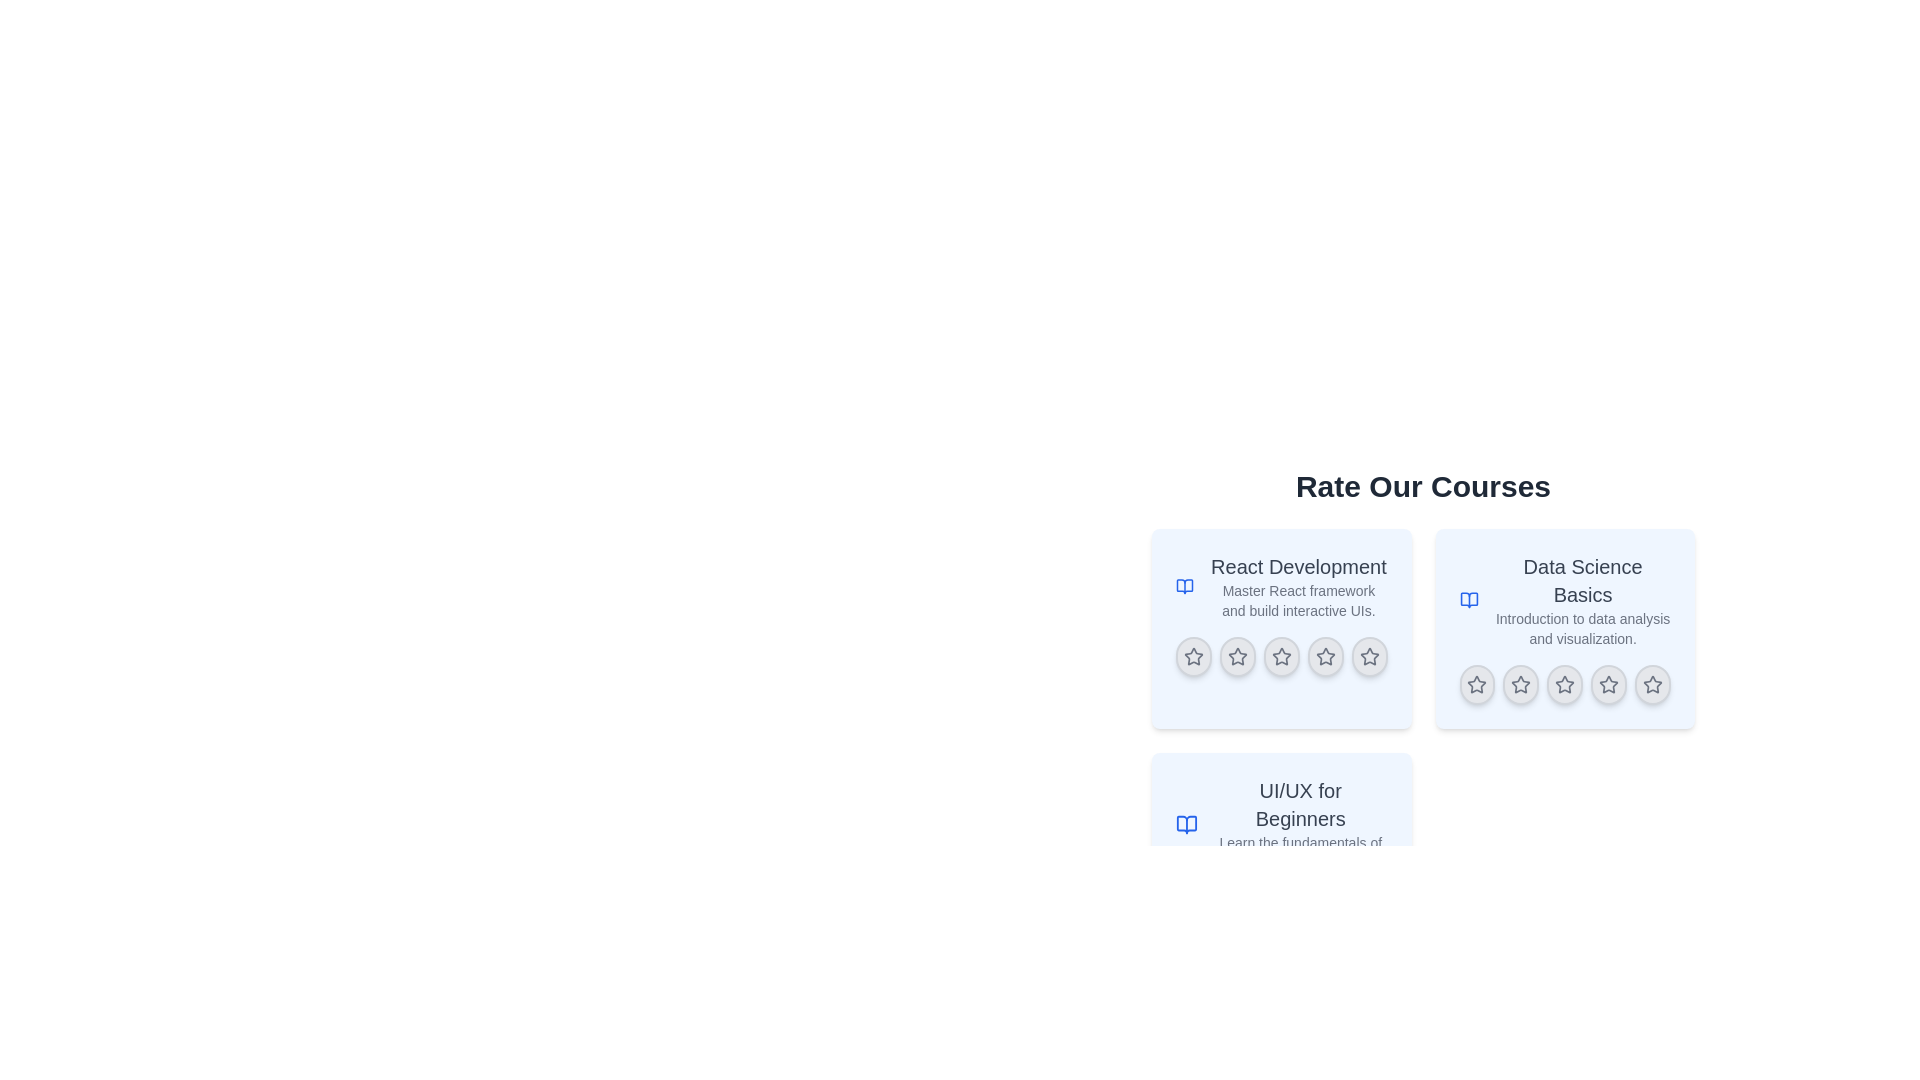 Image resolution: width=1920 pixels, height=1080 pixels. I want to click on title displayed in the lower-left card of the 'Rate Our Courses' section, which is positioned above the text 'Learn the fundamentals of UI/UX design.', so click(1300, 804).